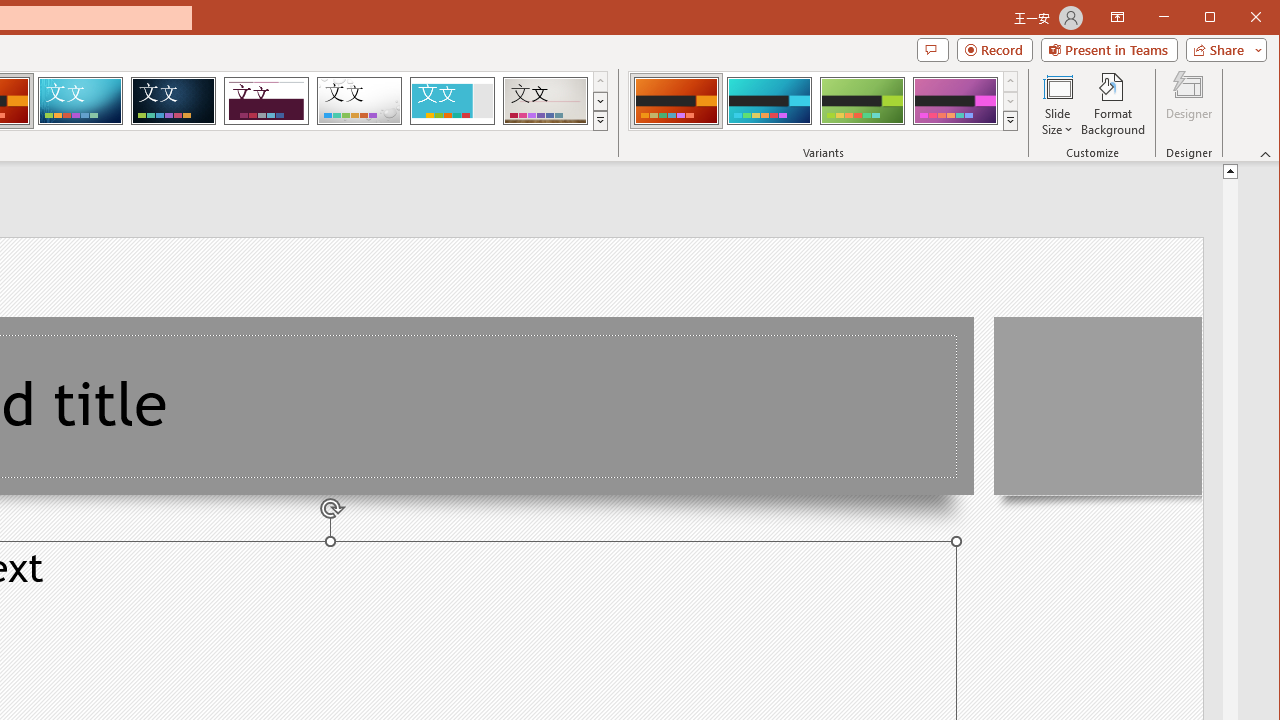 The height and width of the screenshot is (720, 1280). Describe the element at coordinates (1112, 104) in the screenshot. I see `'Format Background'` at that location.